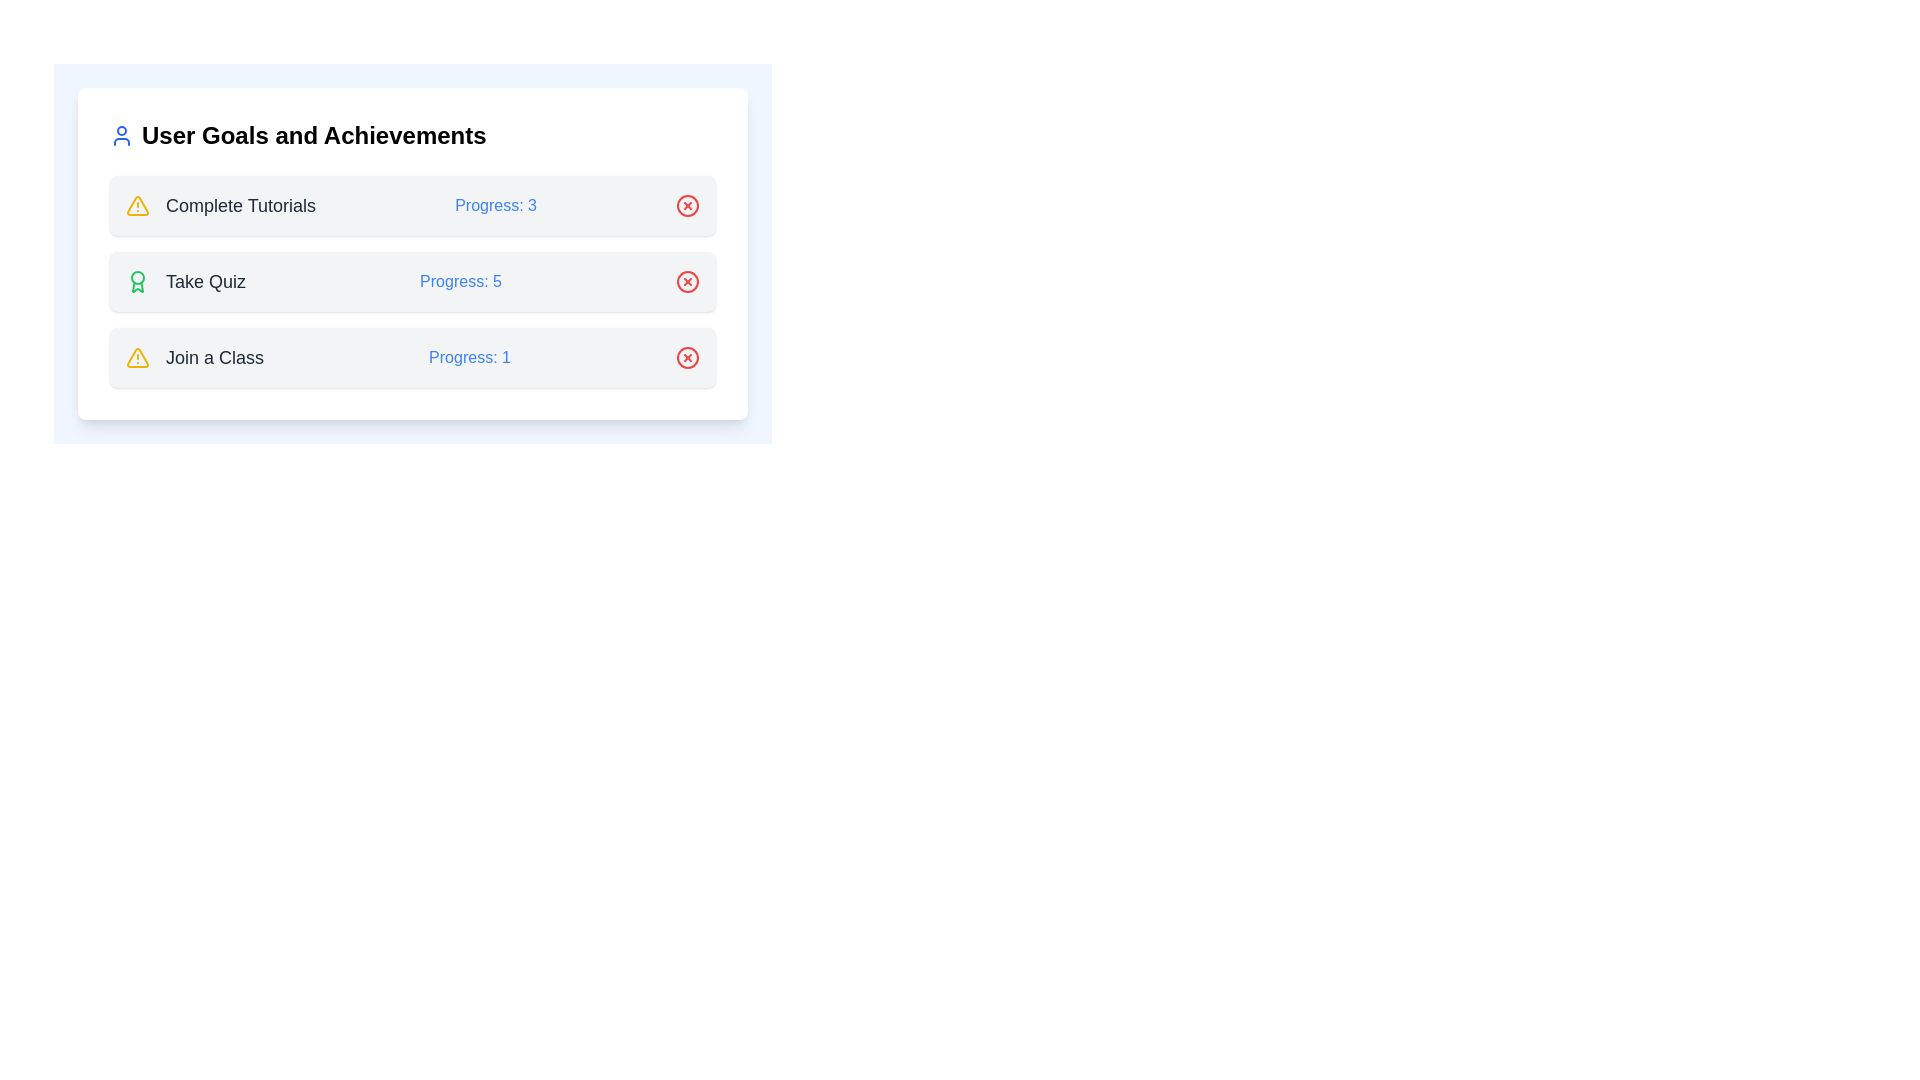 This screenshot has height=1080, width=1920. I want to click on the green-themed award icon within the 'Take Quiz' item in the list, which is part of an SVG image element, so click(137, 287).